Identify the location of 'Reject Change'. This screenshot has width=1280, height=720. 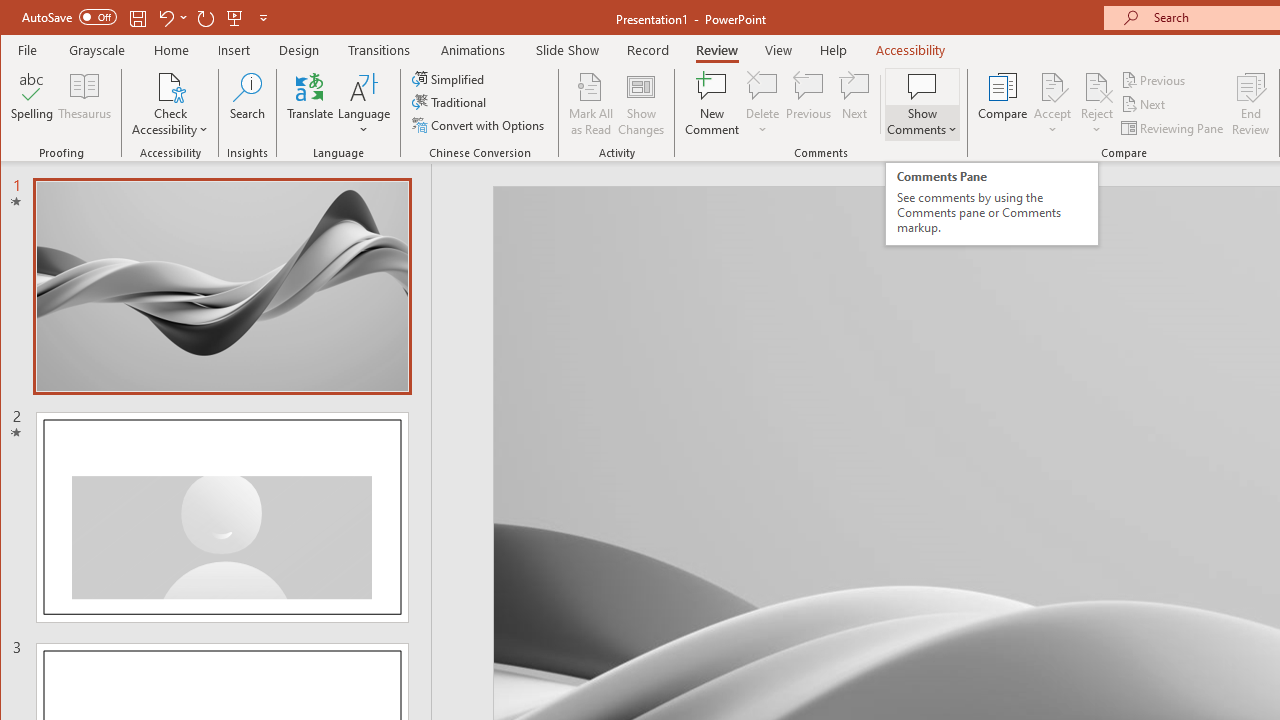
(1095, 85).